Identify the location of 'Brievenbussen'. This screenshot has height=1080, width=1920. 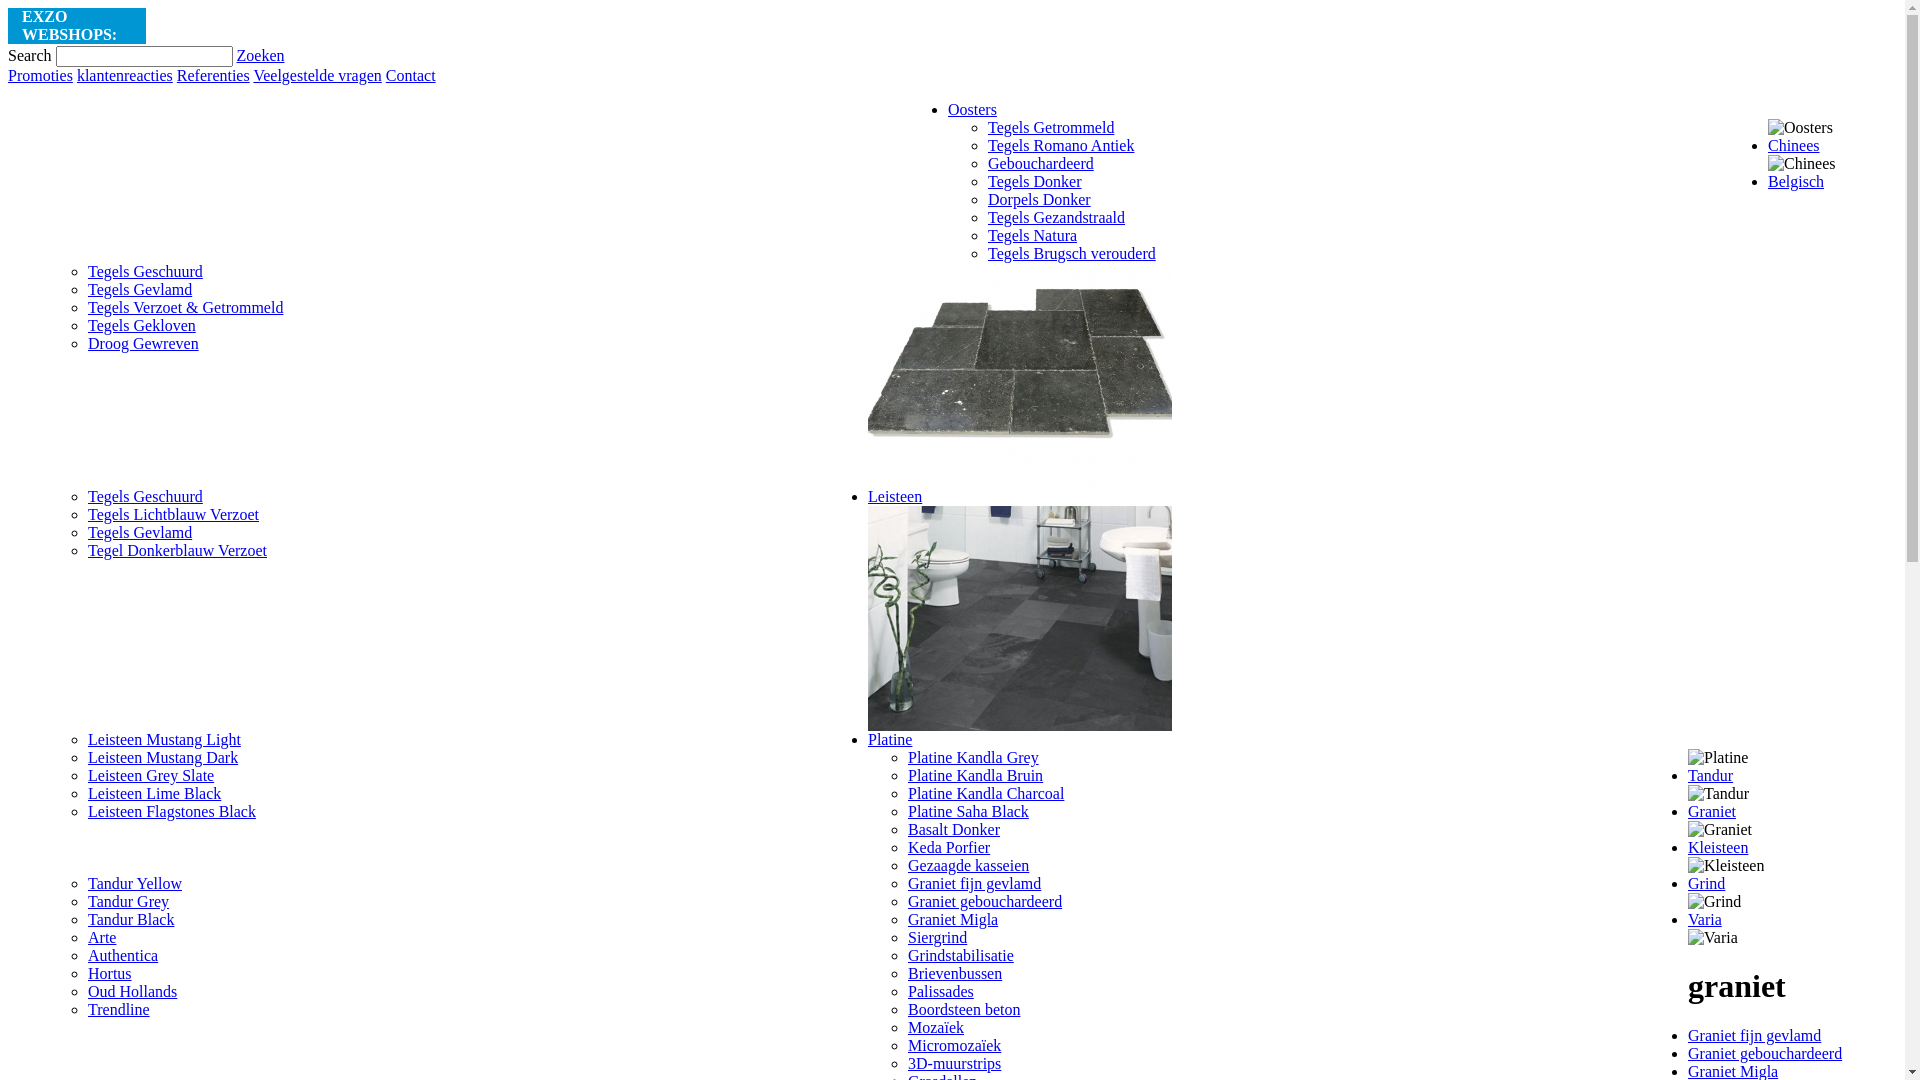
(954, 972).